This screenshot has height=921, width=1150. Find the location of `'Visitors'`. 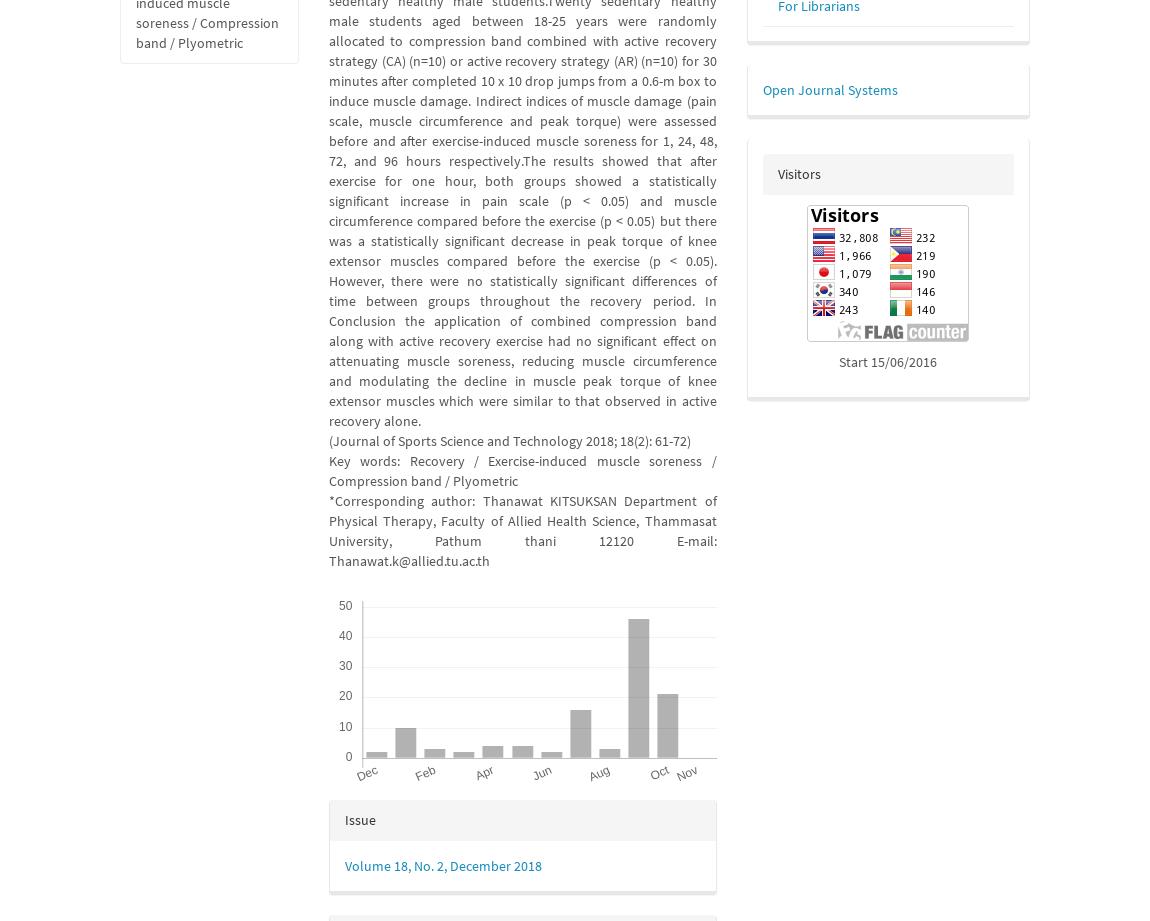

'Visitors' is located at coordinates (797, 172).